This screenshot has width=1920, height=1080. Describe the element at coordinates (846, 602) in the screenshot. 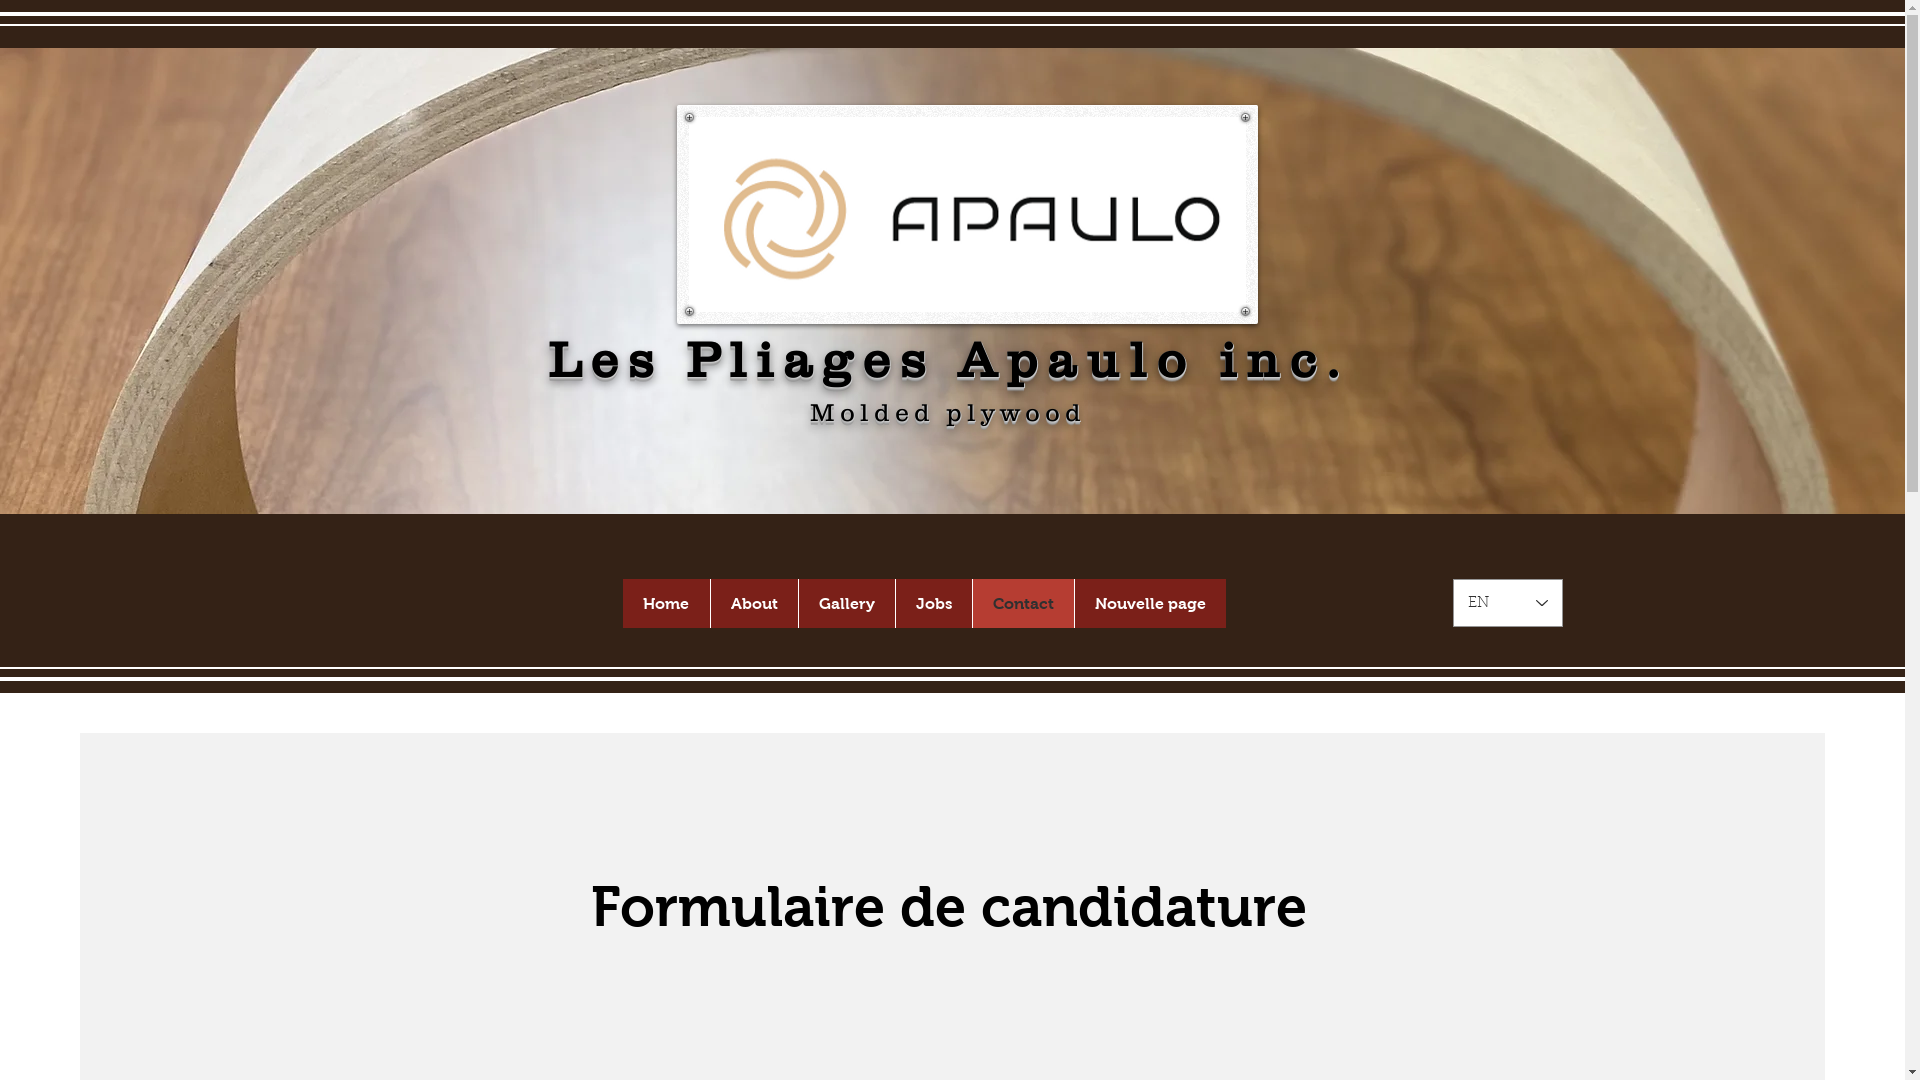

I see `'Gallery'` at that location.